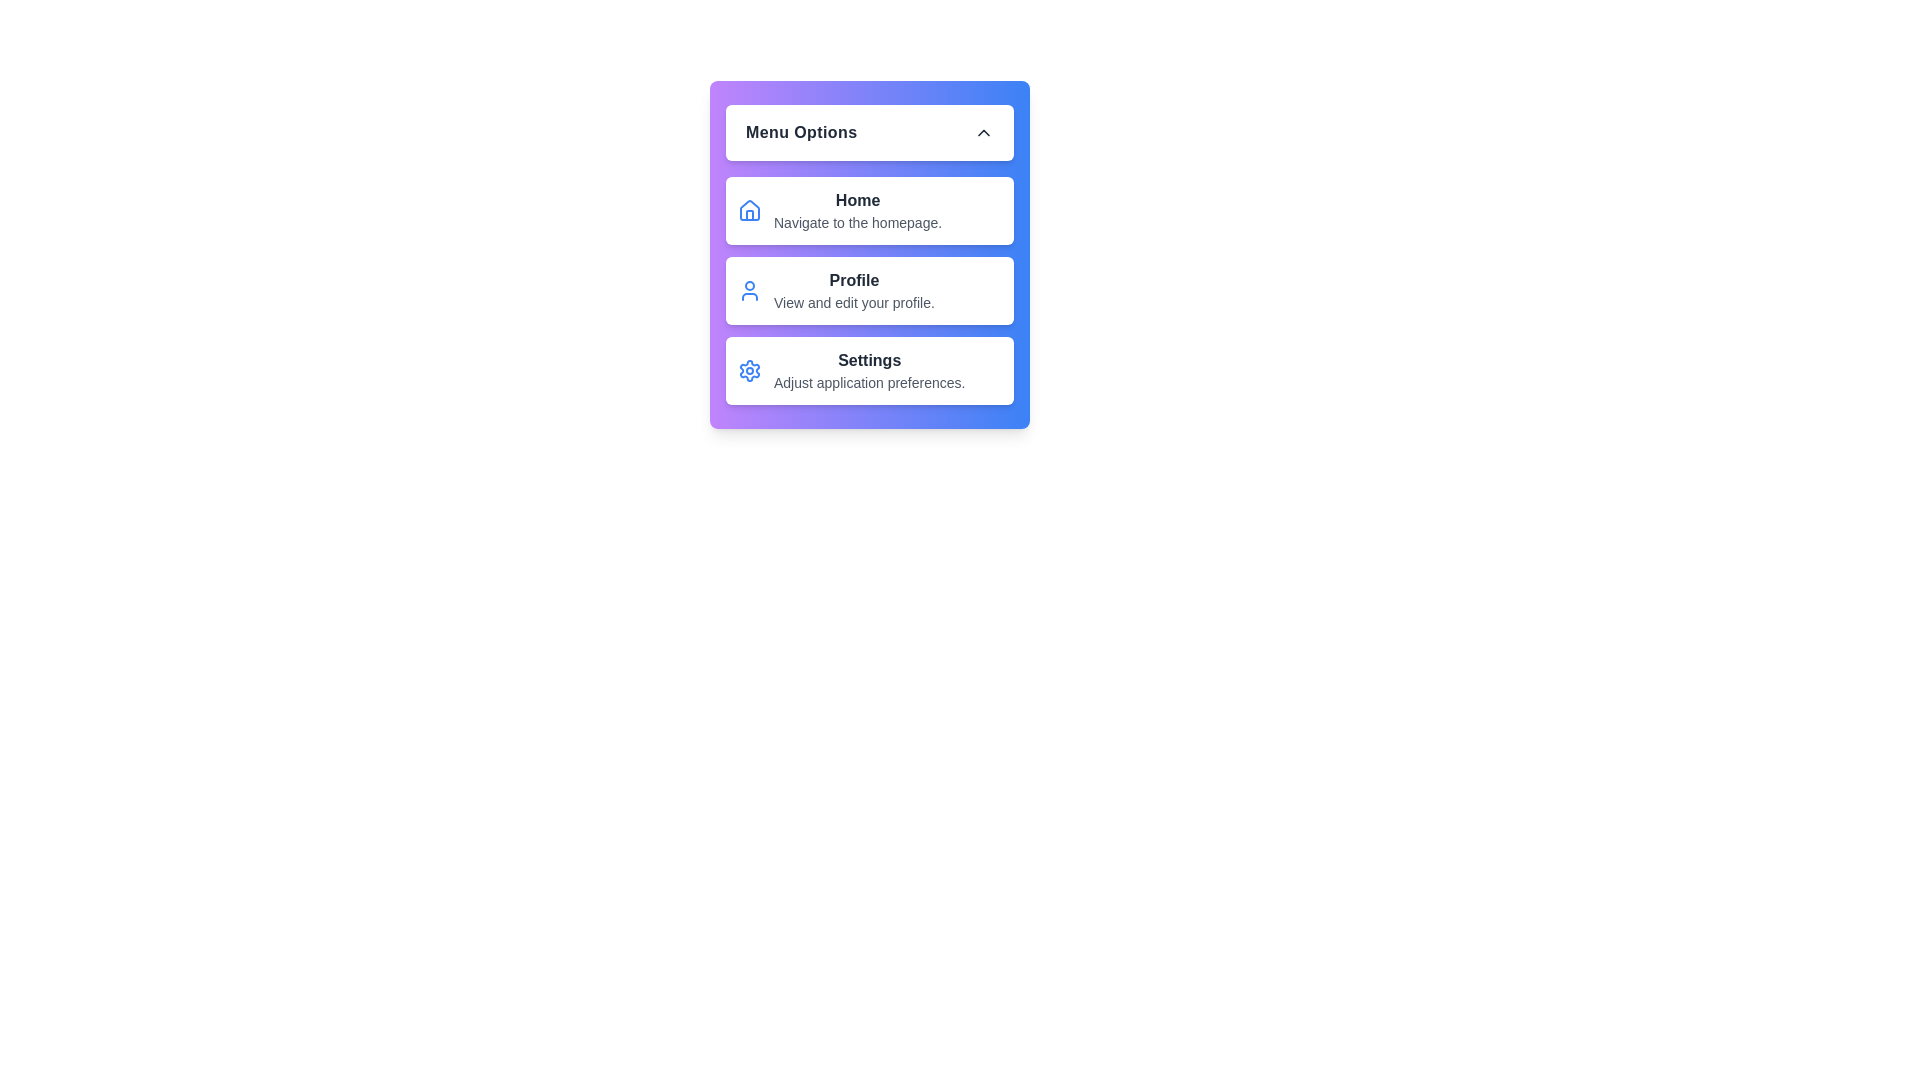 This screenshot has height=1080, width=1920. I want to click on the menu item corresponding to Home, so click(869, 211).